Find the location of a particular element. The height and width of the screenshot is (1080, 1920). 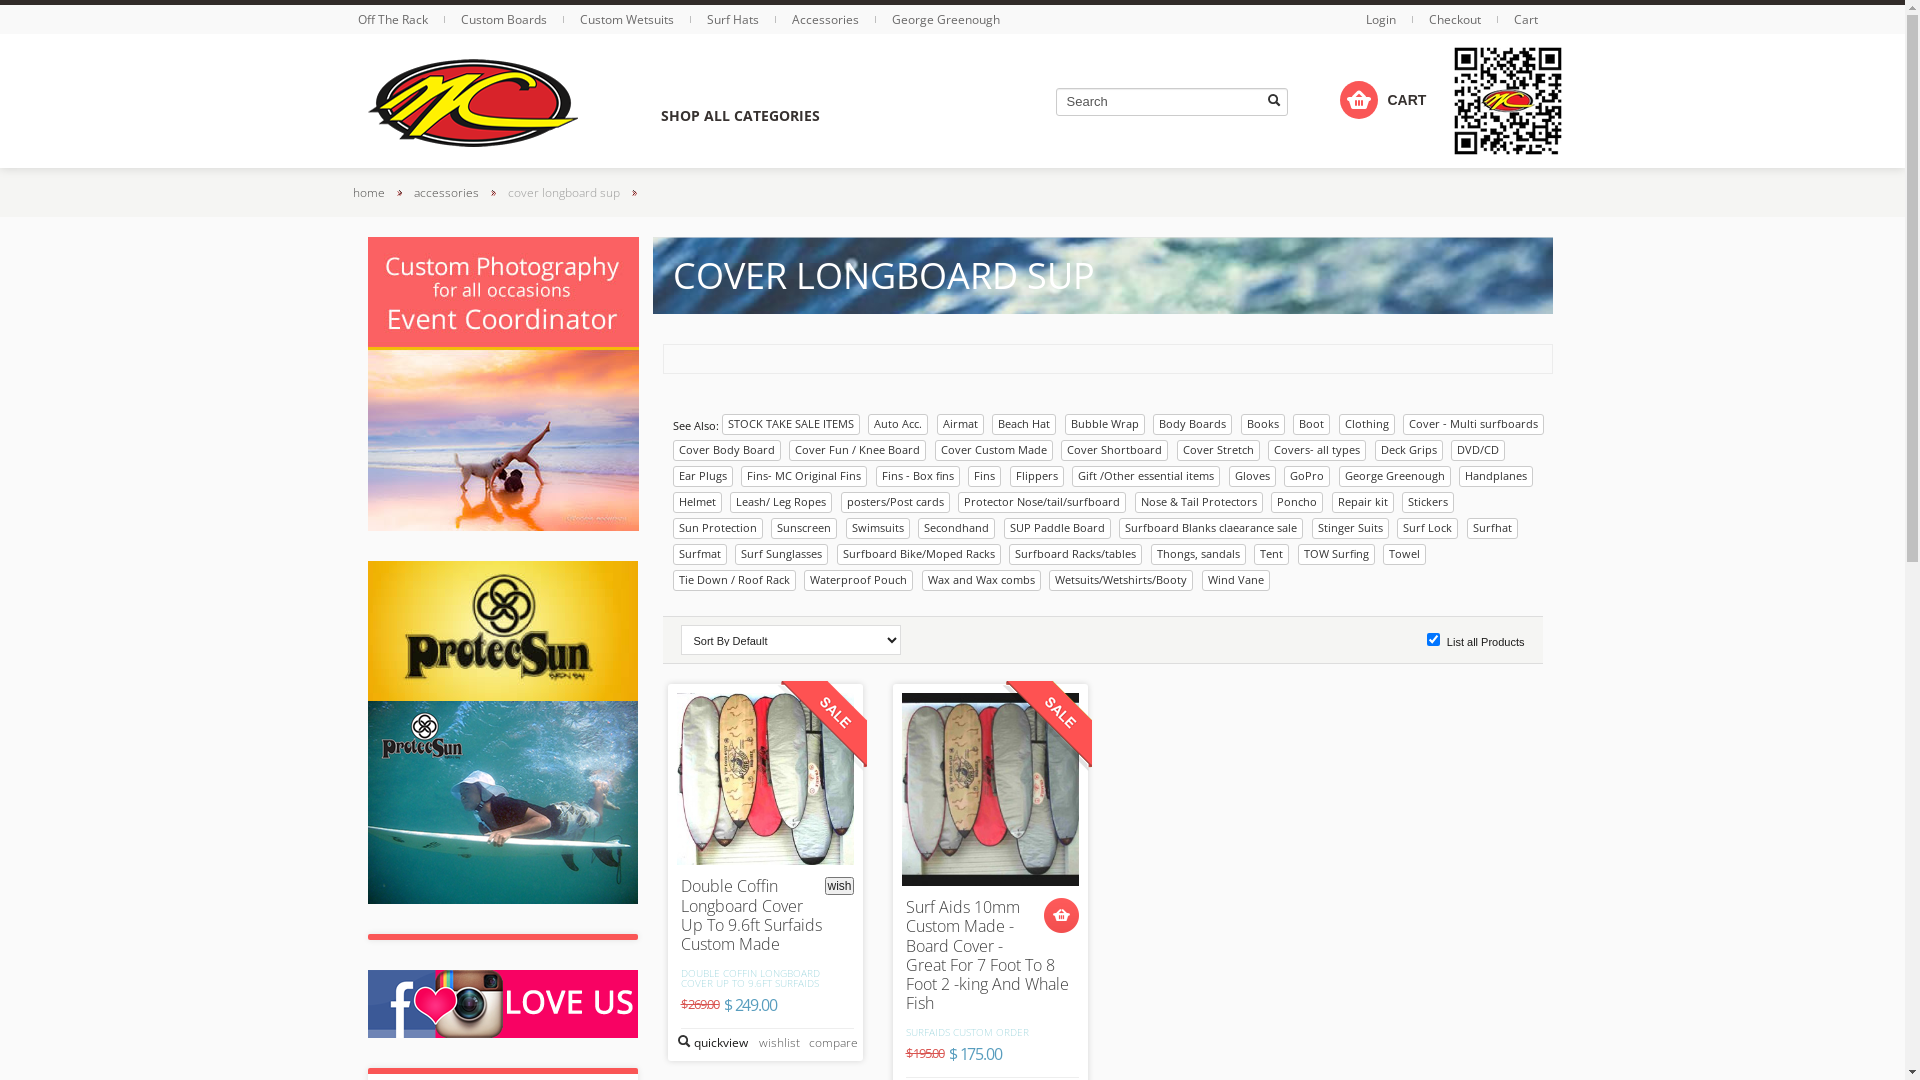

'wishlist' is located at coordinates (752, 1041).